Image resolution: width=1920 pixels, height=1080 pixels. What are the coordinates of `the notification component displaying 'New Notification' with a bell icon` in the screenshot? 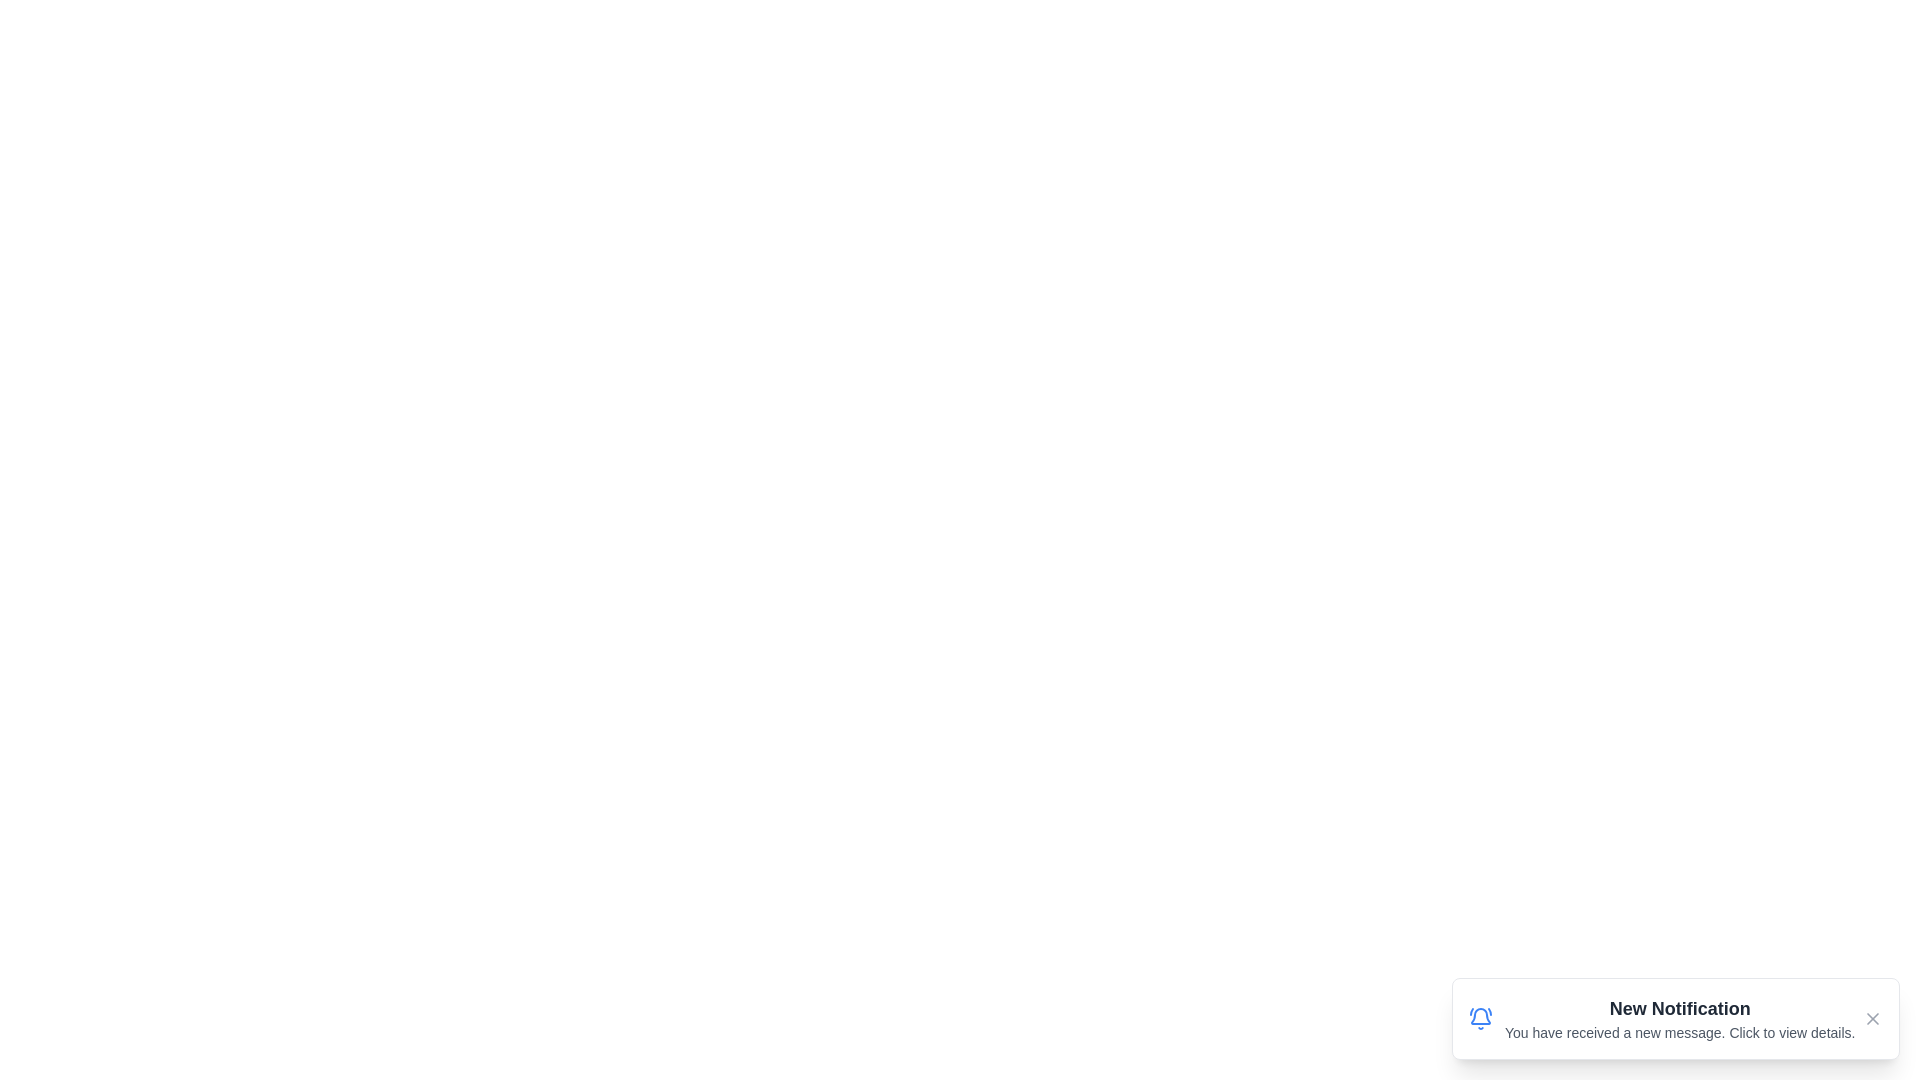 It's located at (1661, 1018).